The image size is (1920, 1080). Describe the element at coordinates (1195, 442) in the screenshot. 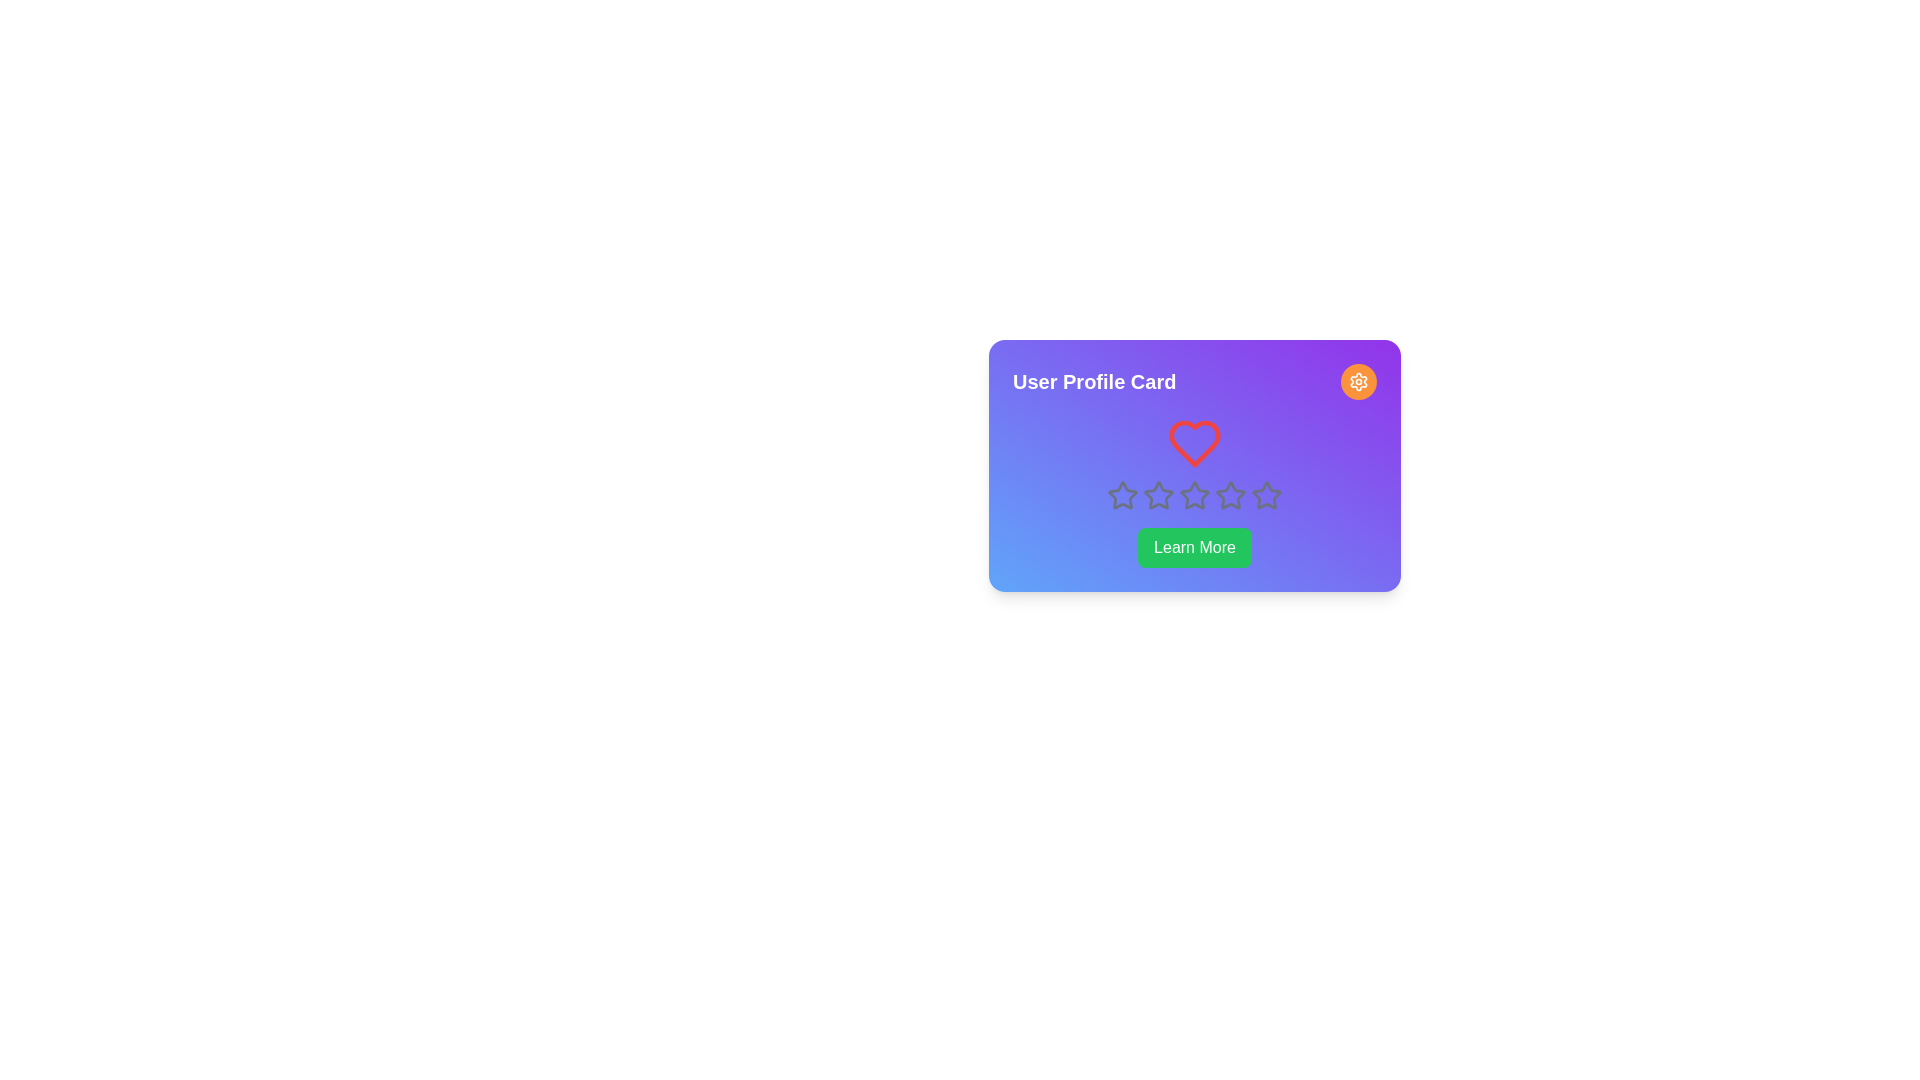

I see `the 'Favorite' or 'Like' icon located at the top center of the User Profile Card layout` at that location.